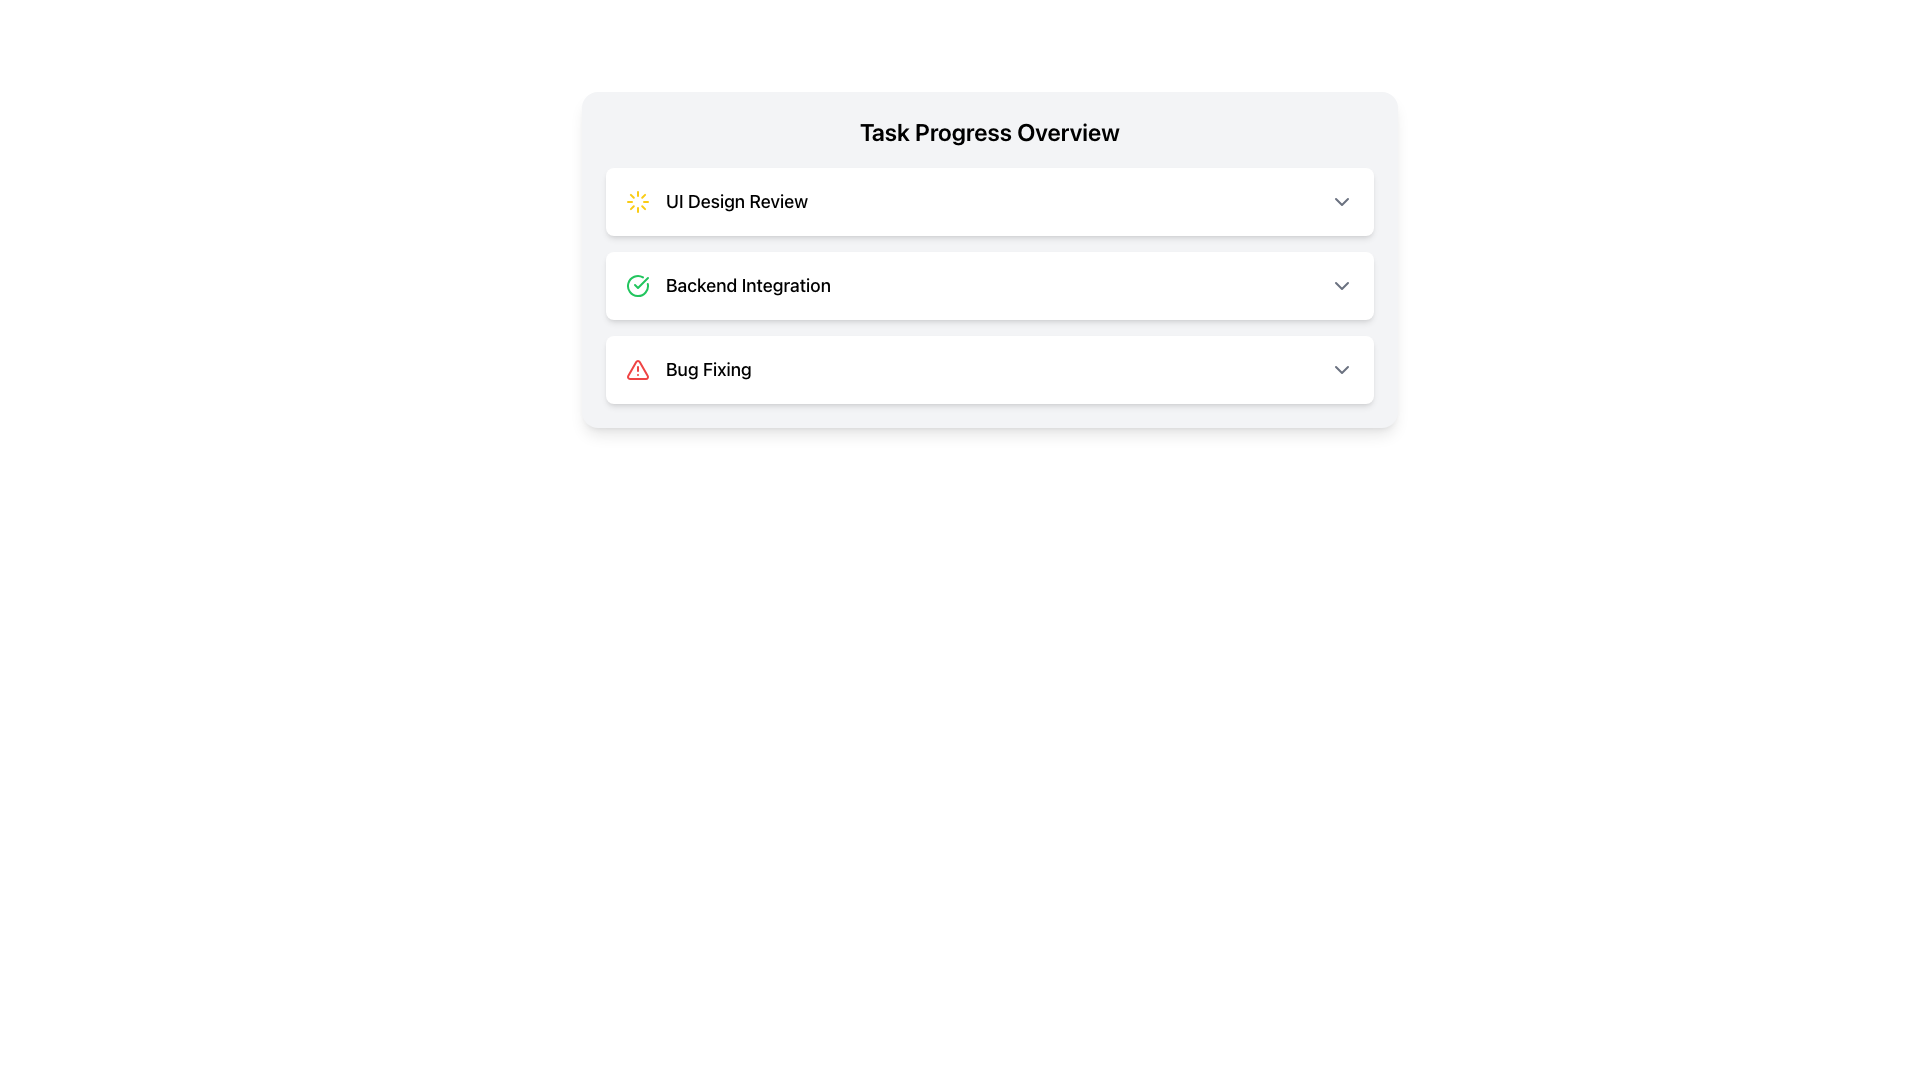 The height and width of the screenshot is (1080, 1920). Describe the element at coordinates (637, 285) in the screenshot. I see `the circular icon with a green border and a checkmark inside, located to the left of the 'Backend Integration' text label in the task progress overview list, to get visual feedback` at that location.